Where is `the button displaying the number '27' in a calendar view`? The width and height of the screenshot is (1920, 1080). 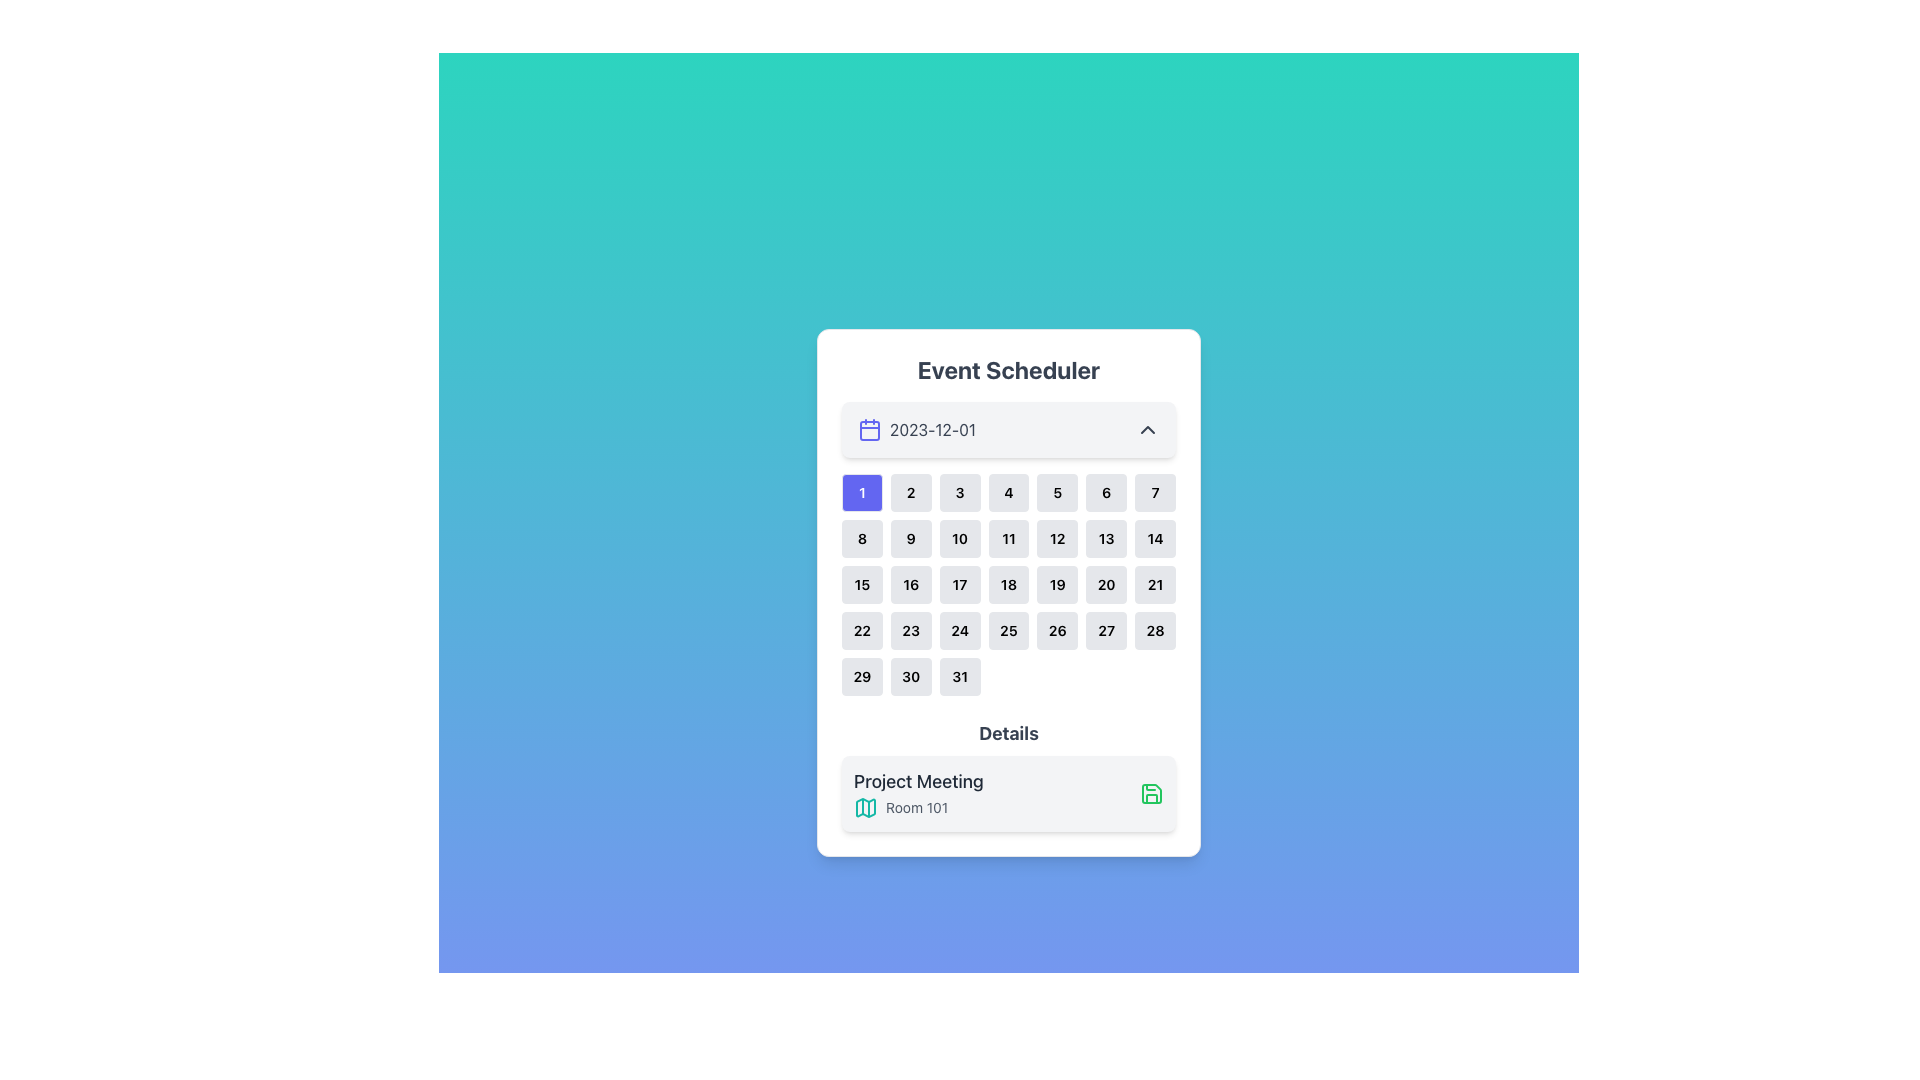
the button displaying the number '27' in a calendar view is located at coordinates (1105, 631).